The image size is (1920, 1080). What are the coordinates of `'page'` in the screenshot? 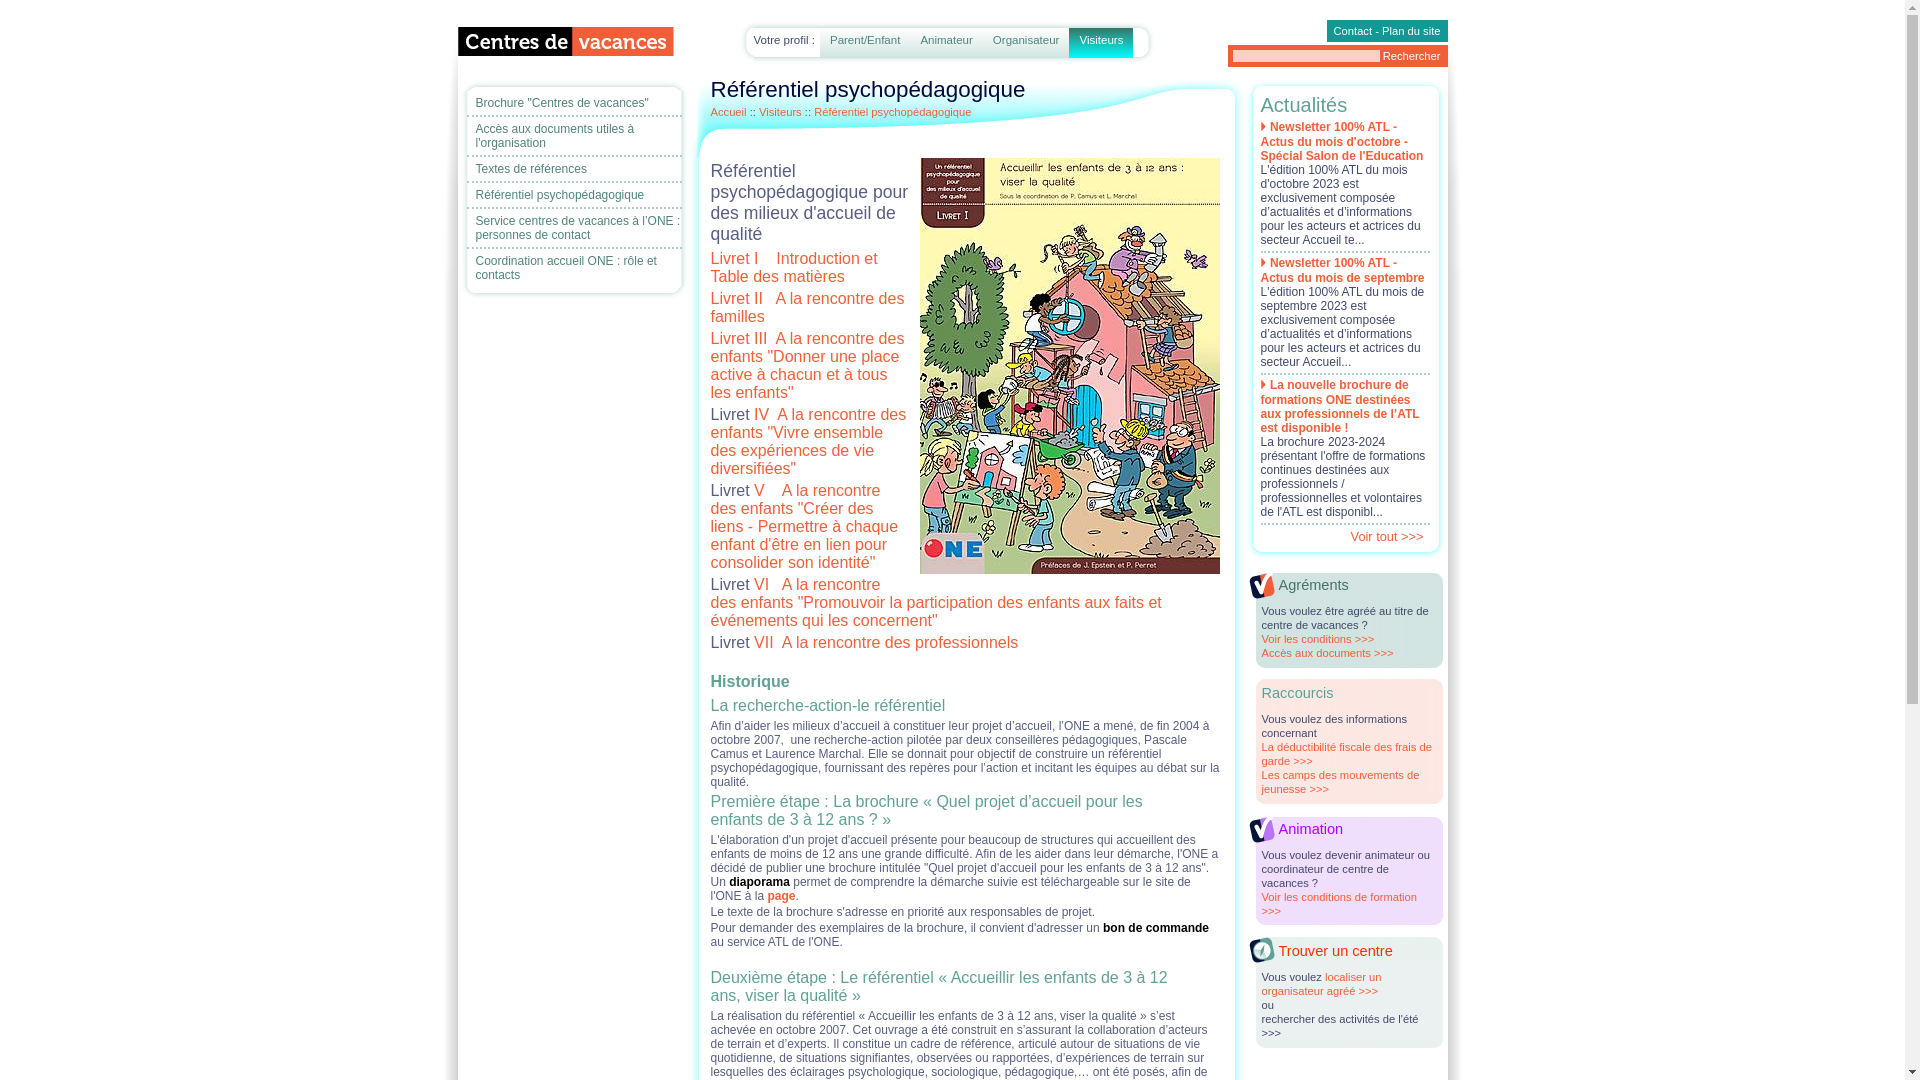 It's located at (780, 894).